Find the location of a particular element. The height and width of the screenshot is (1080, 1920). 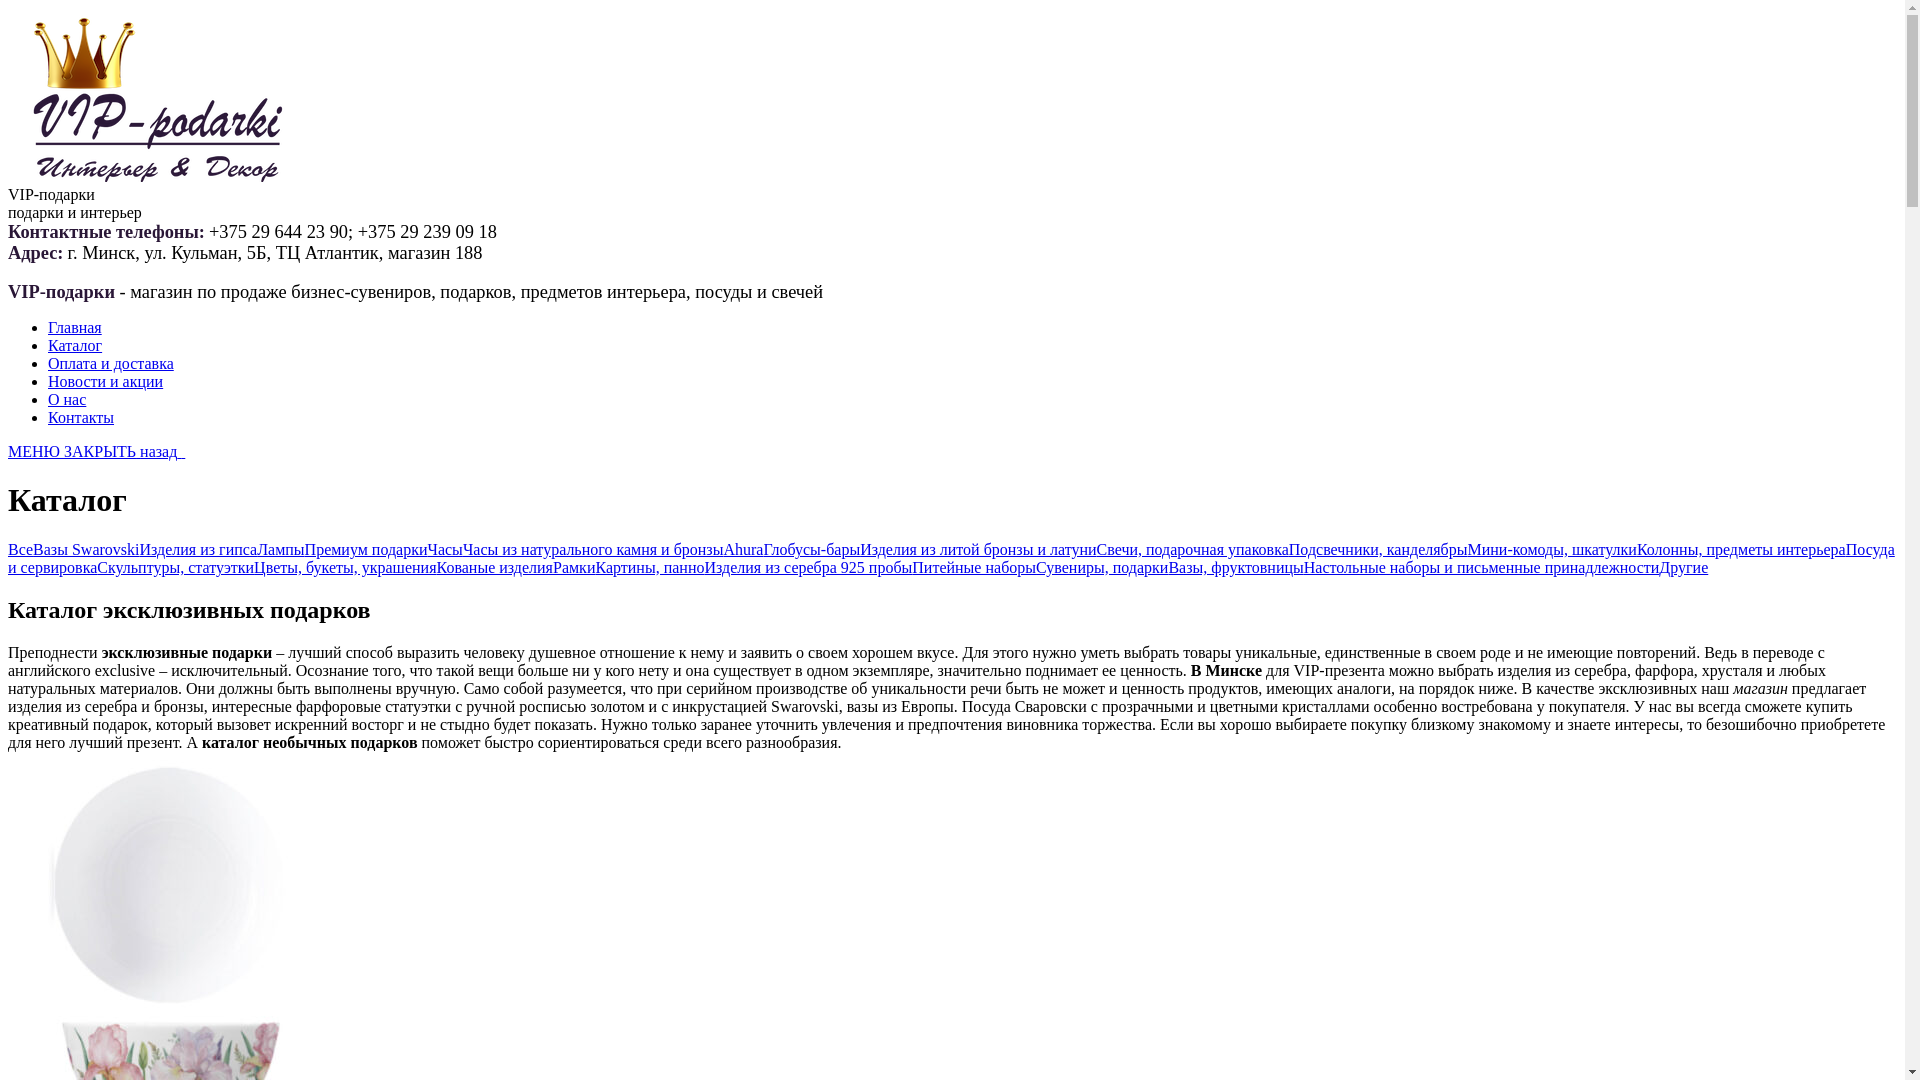

'Ahura' is located at coordinates (722, 549).